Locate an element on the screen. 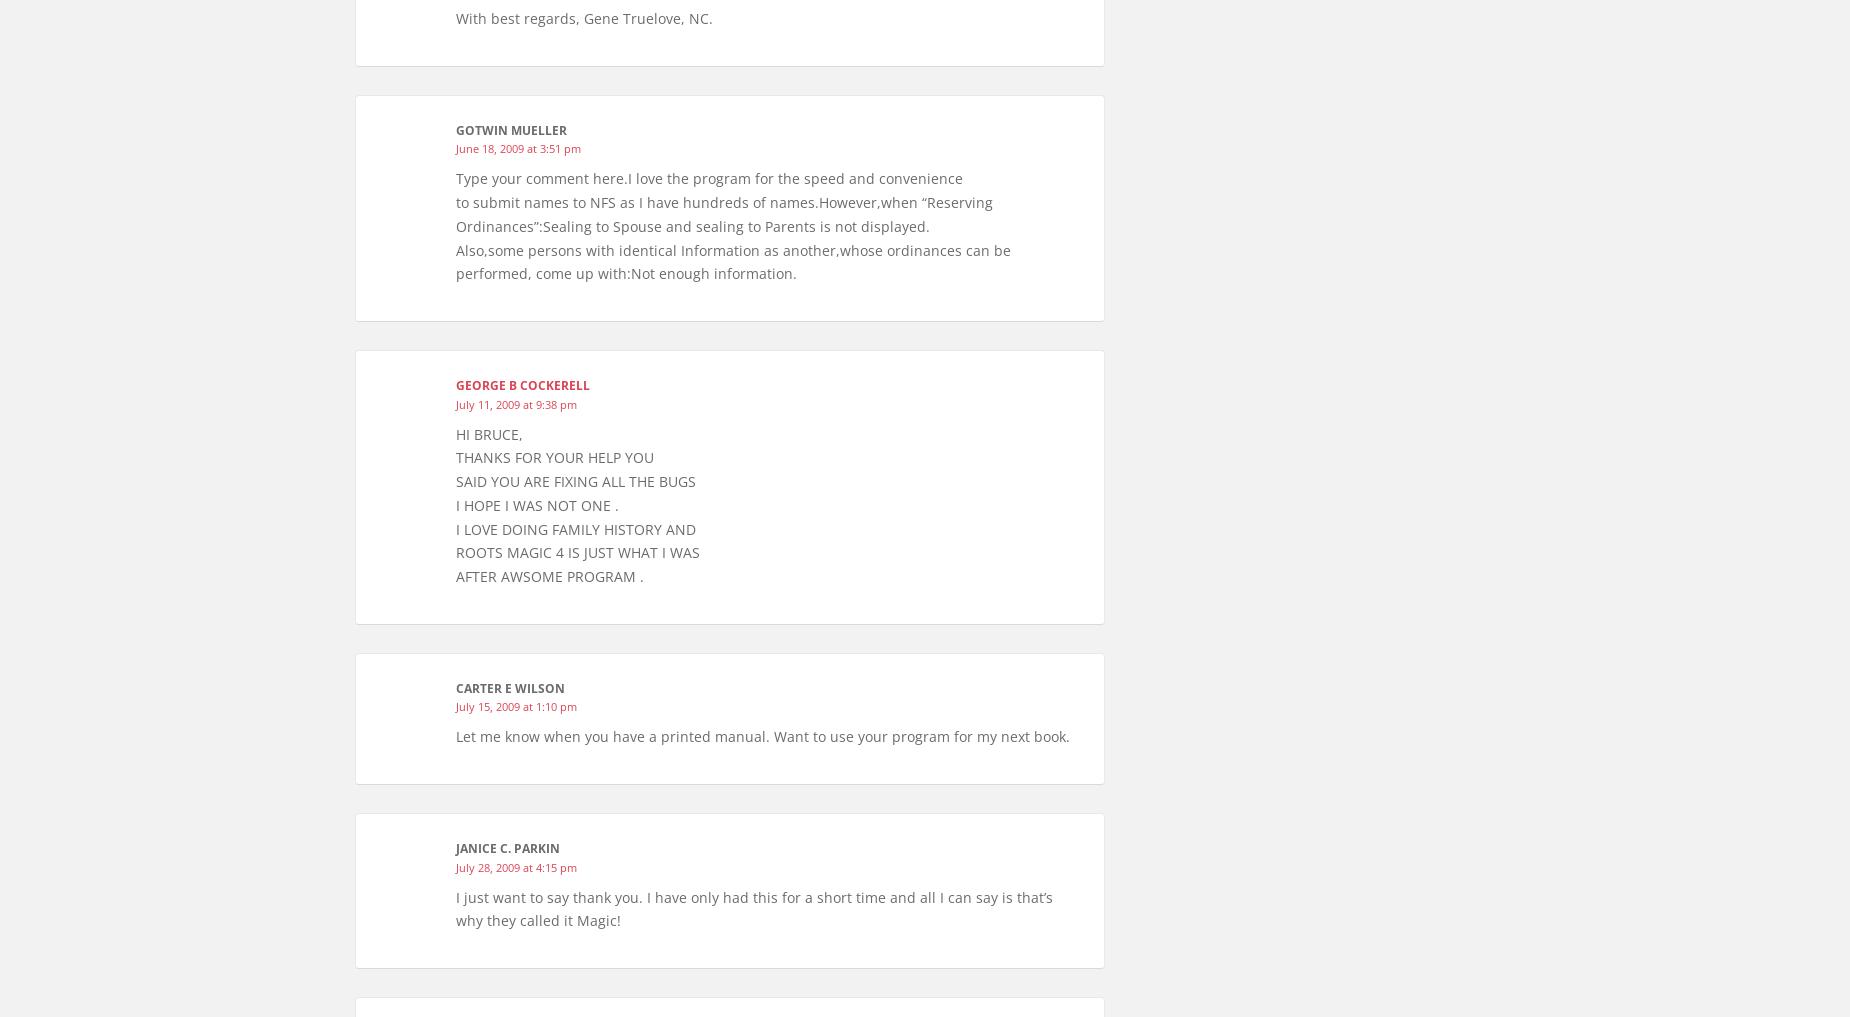 This screenshot has height=1017, width=1850. 'July 11, 2009 at 9:38 pm' is located at coordinates (455, 403).